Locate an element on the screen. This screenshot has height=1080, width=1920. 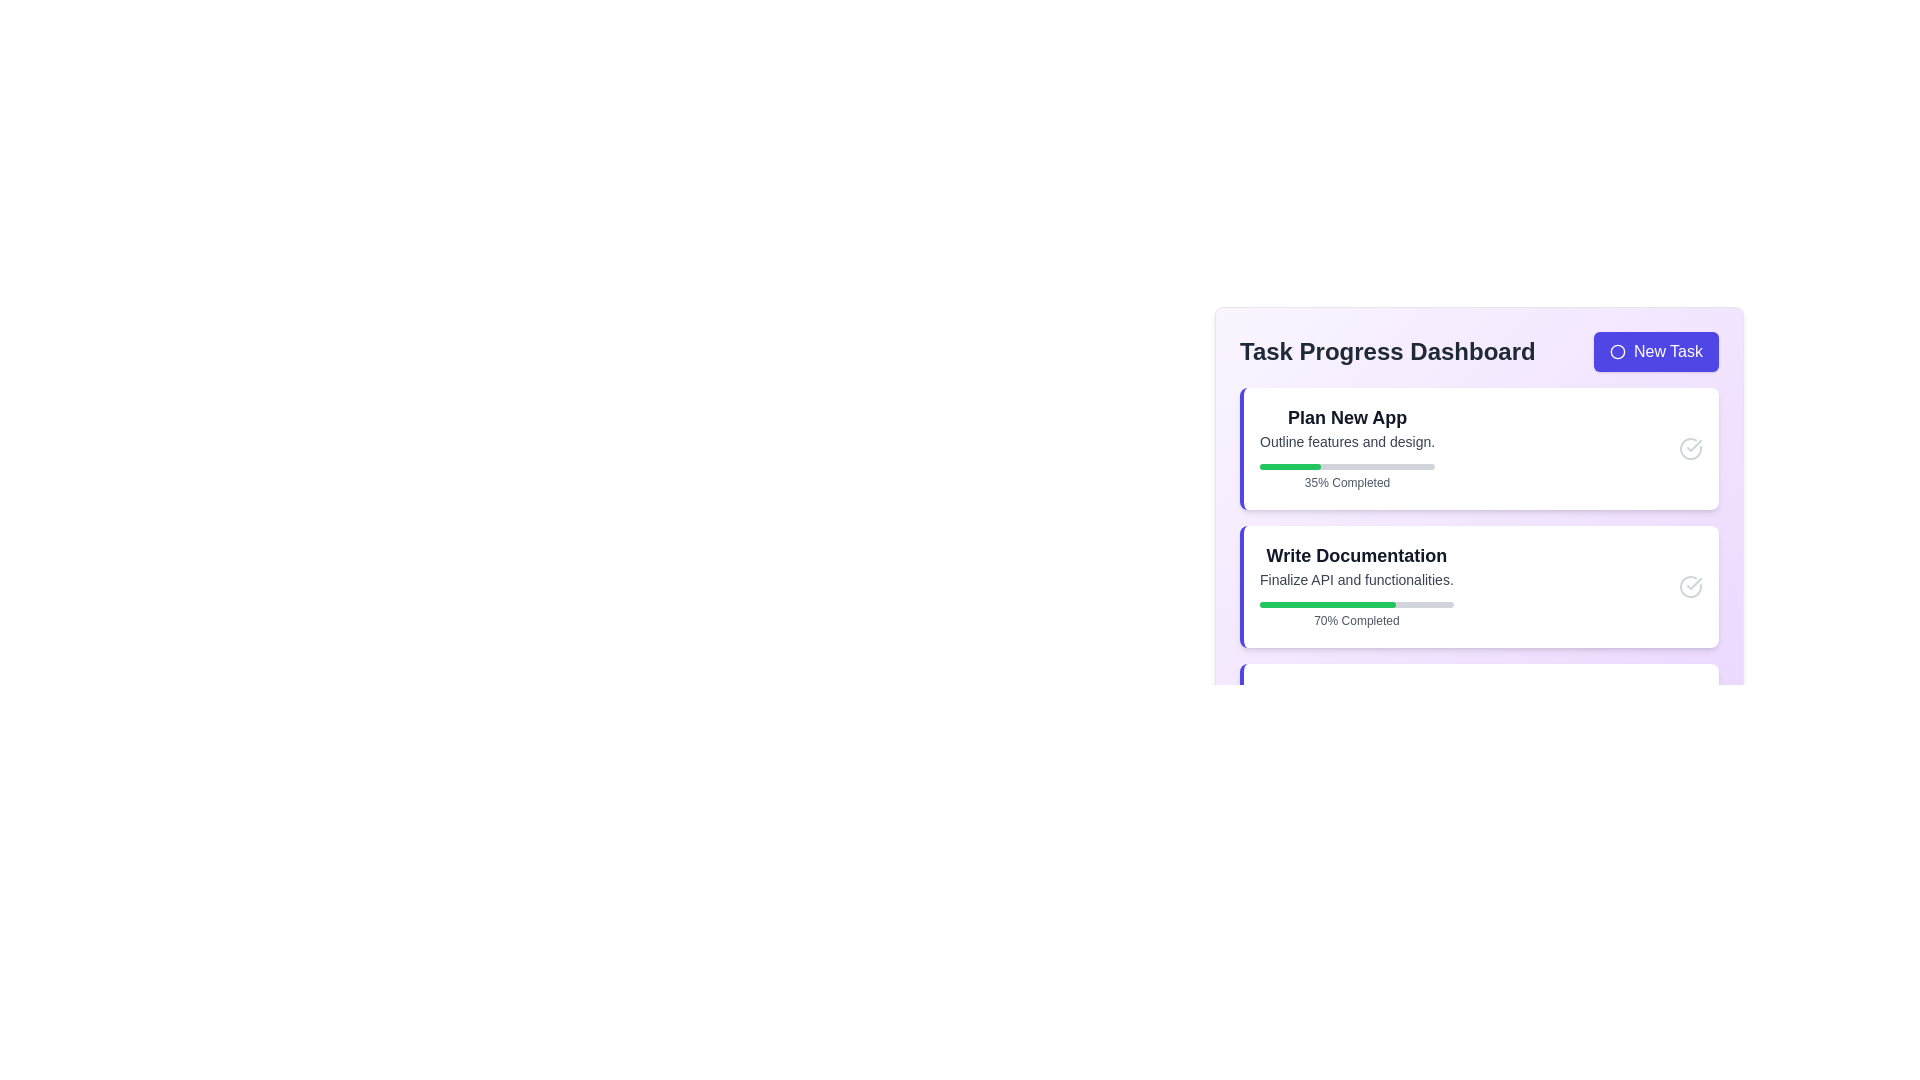
the circular icon with a checkmark located at the top-right corner of the 'Plan New App' card in the task management dashboard is located at coordinates (1689, 447).